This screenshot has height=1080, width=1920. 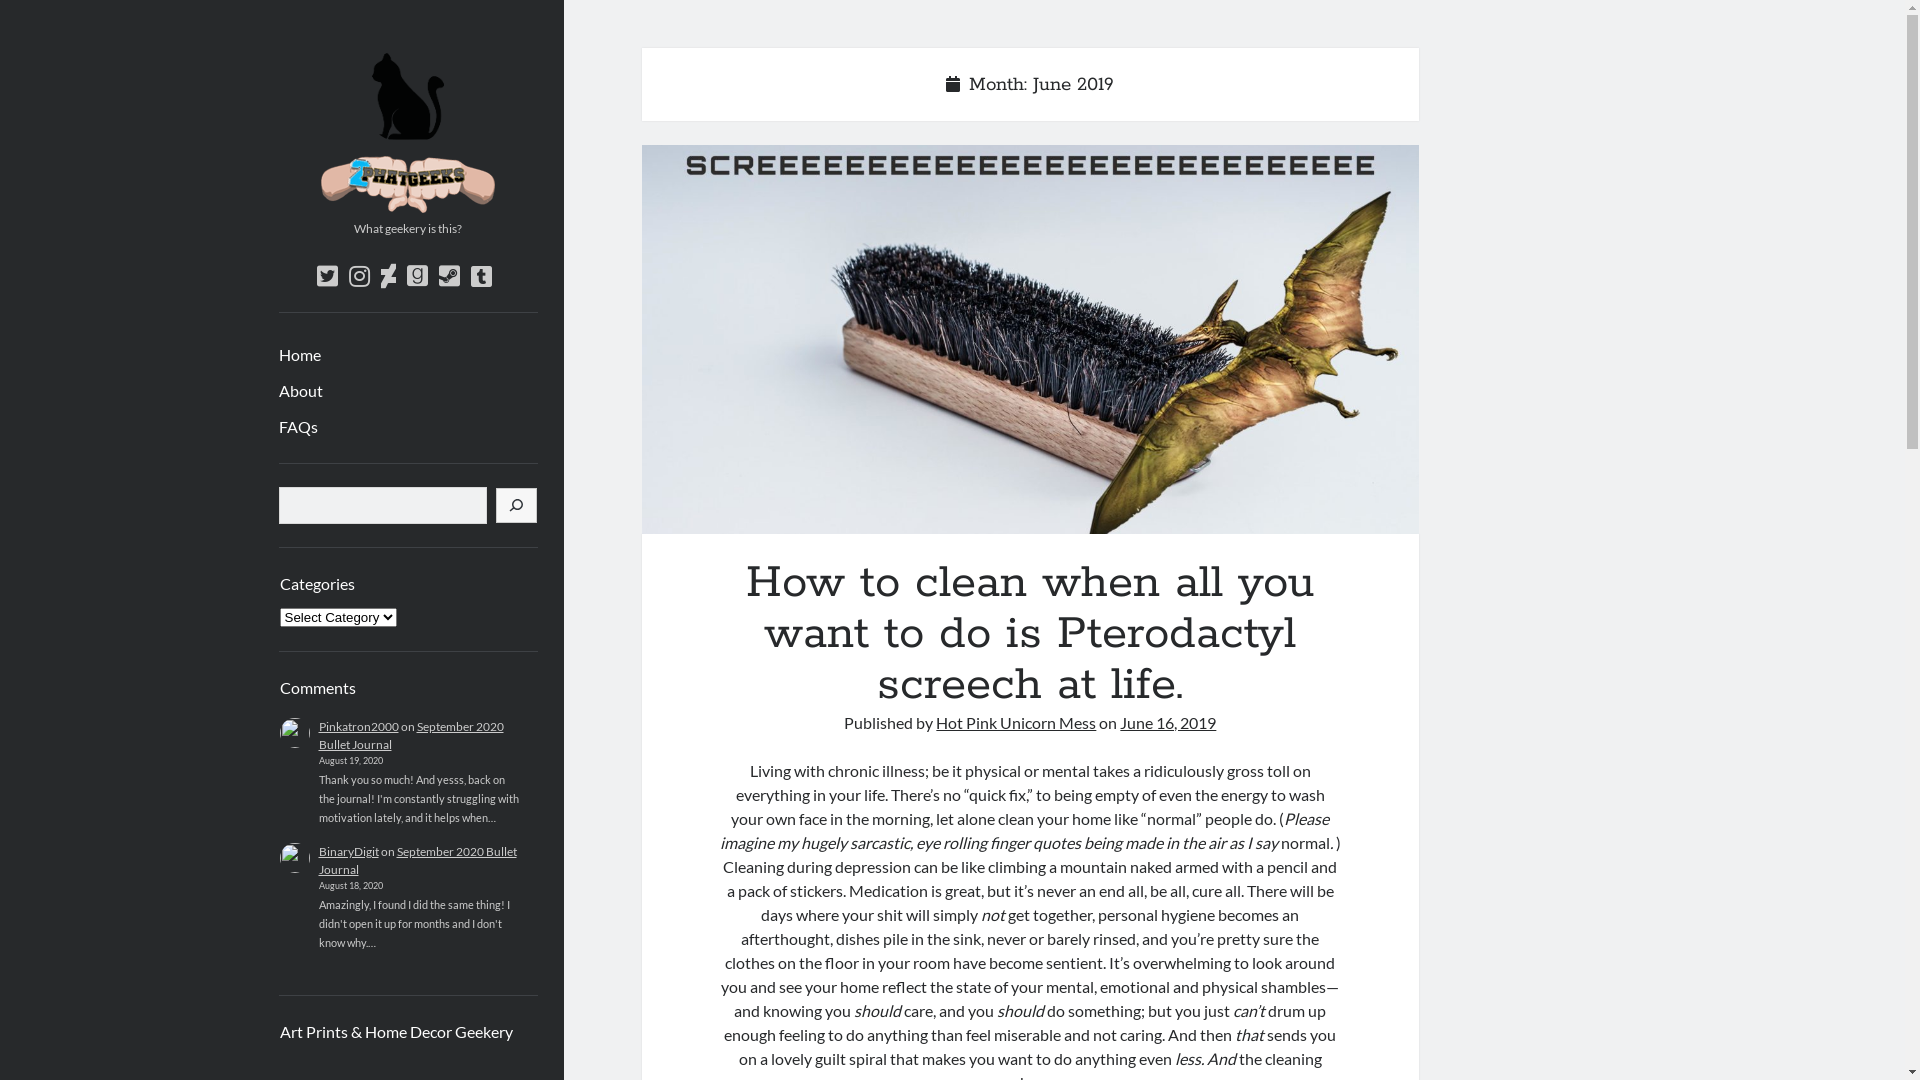 What do you see at coordinates (358, 726) in the screenshot?
I see `'Pinkatron2000'` at bounding box center [358, 726].